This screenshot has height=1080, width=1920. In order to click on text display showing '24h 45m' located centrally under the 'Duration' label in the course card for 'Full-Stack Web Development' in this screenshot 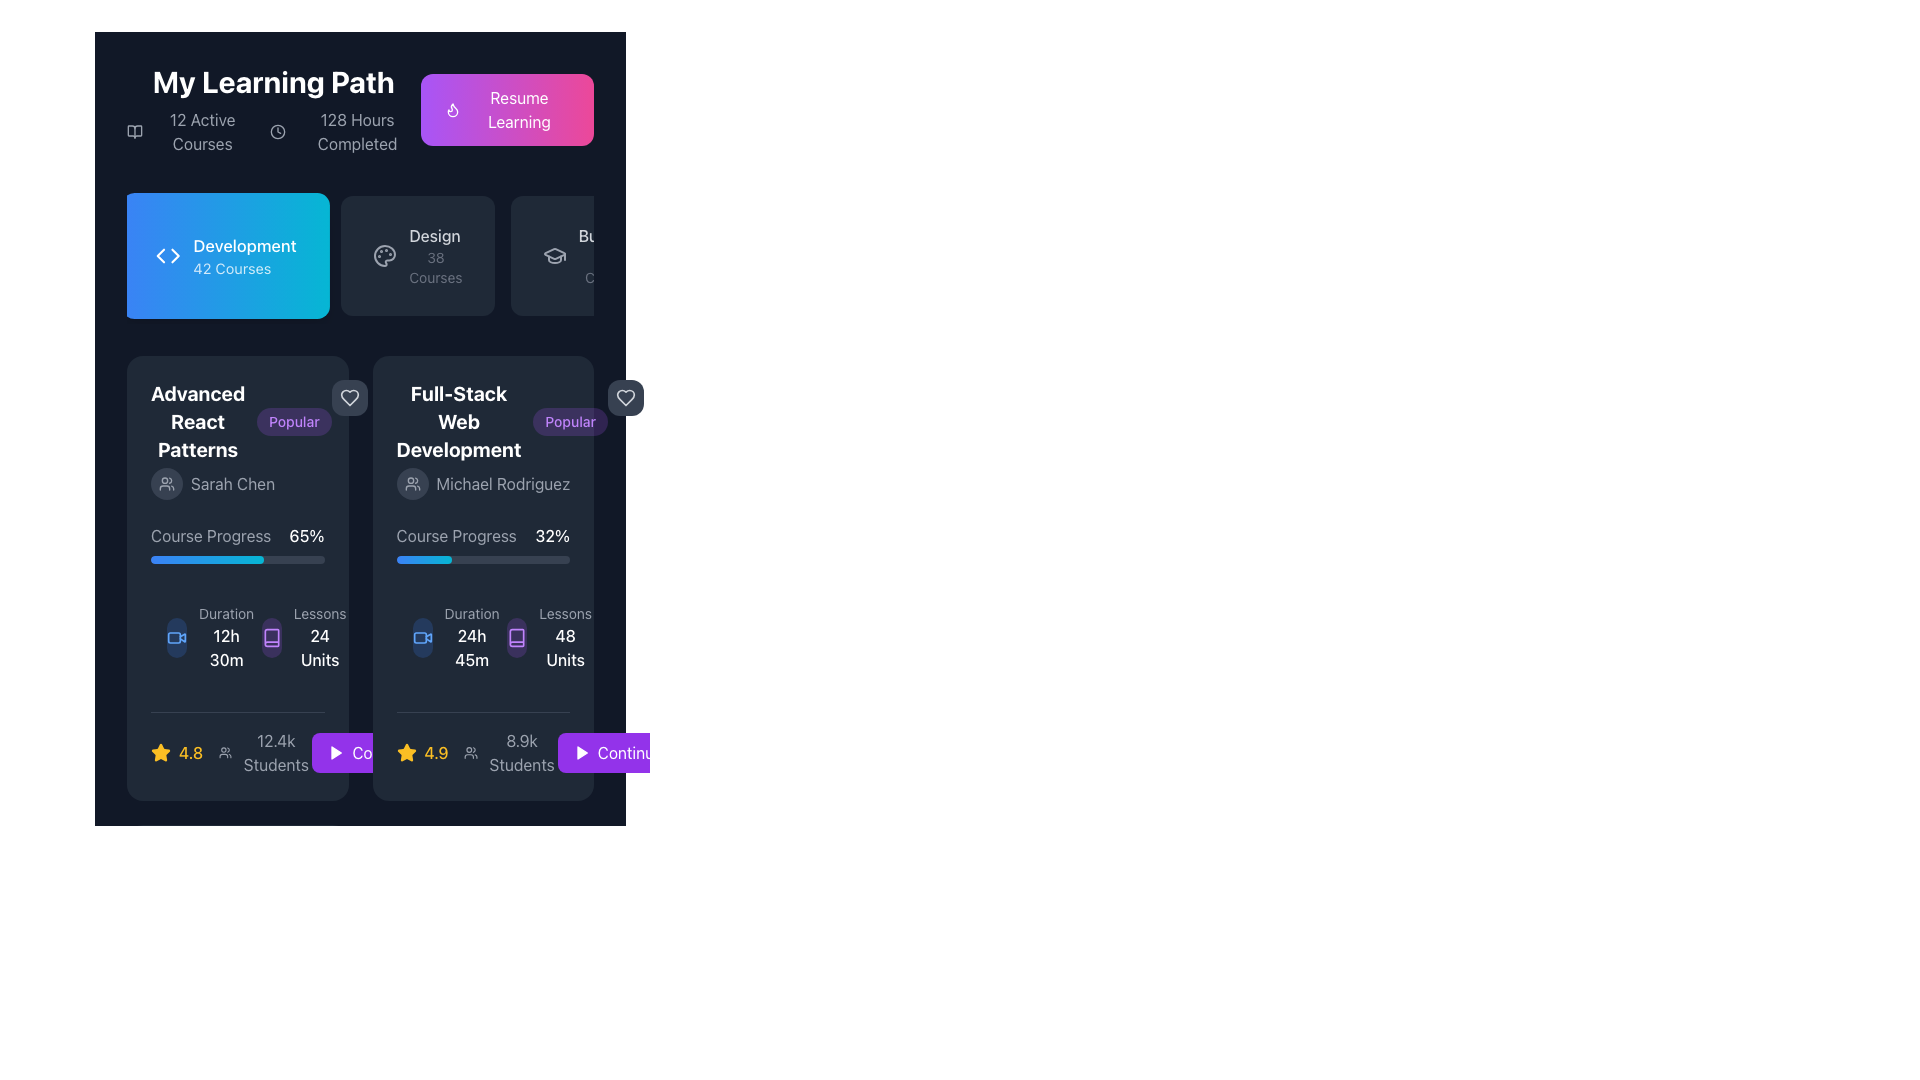, I will do `click(471, 648)`.